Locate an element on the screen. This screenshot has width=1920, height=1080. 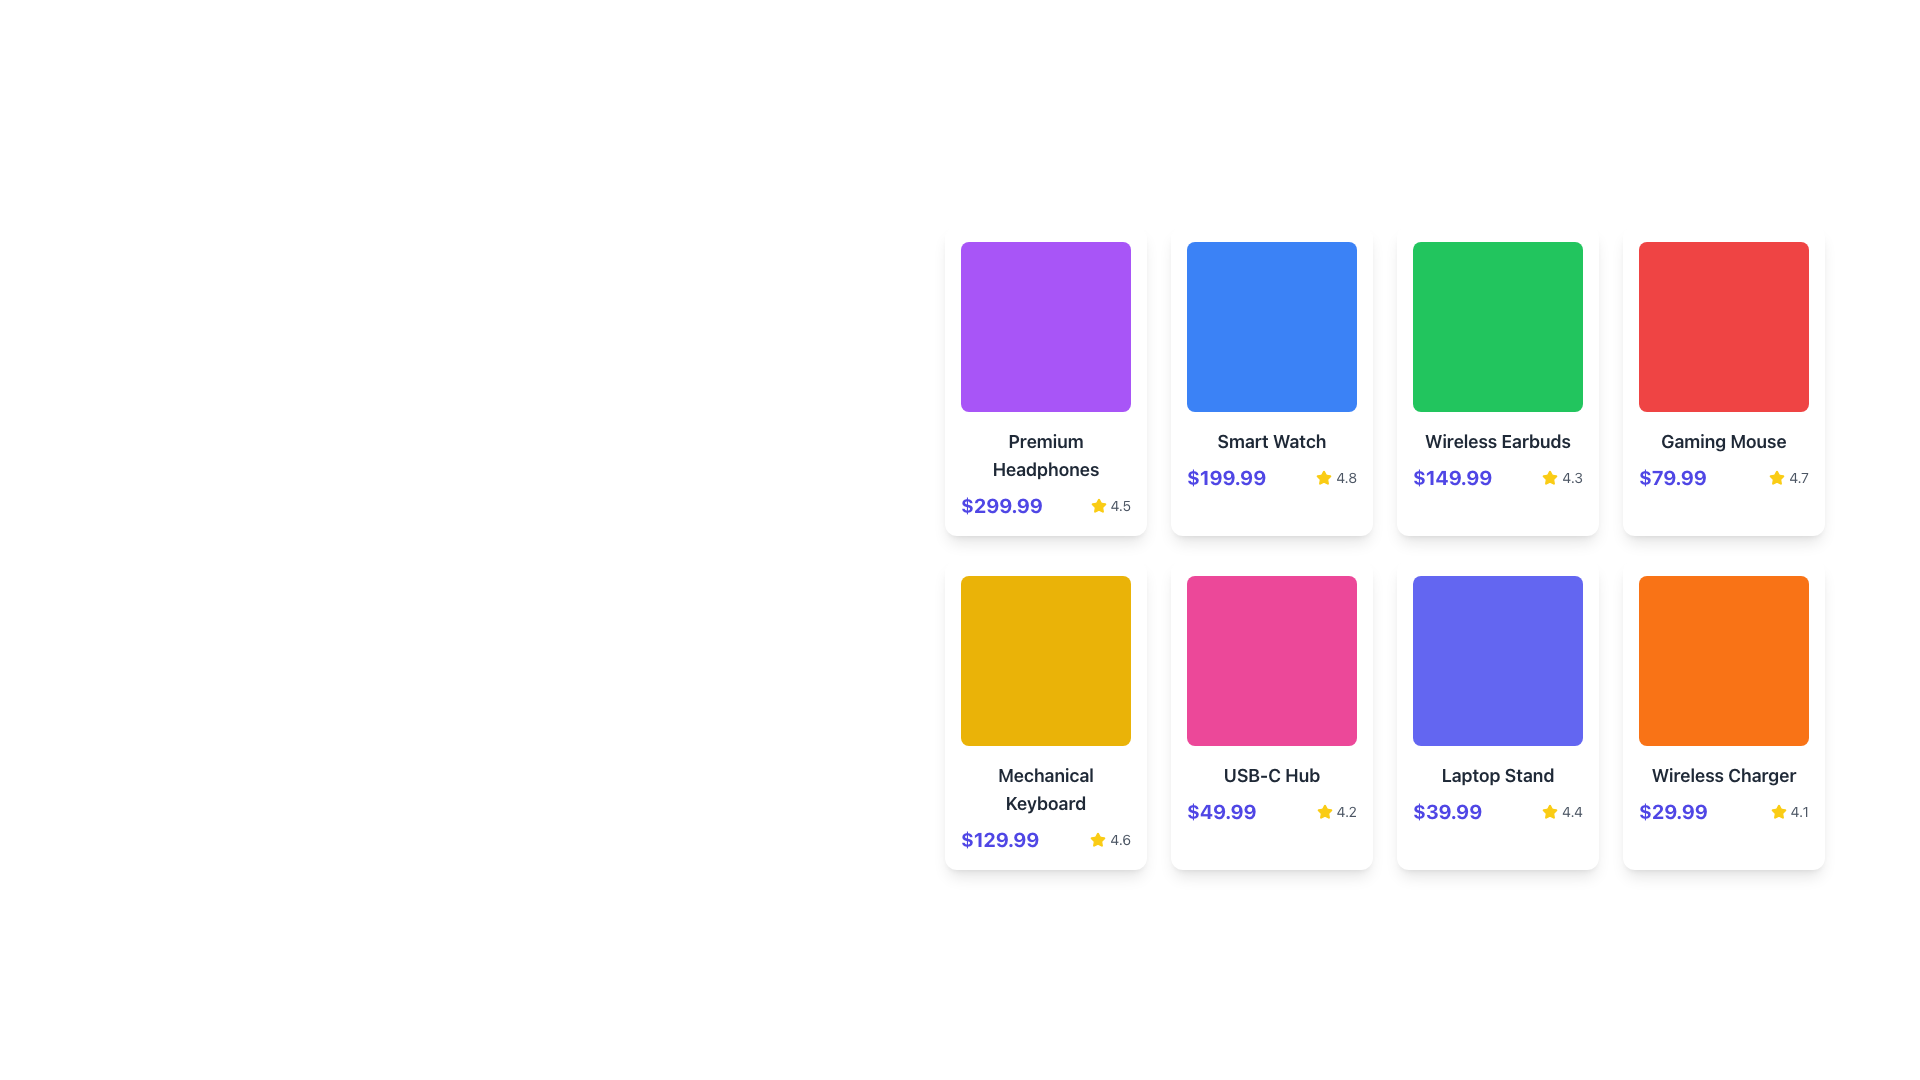
the star icon in the bottom-right corner of the rating section to interact with the rating feature for the 'Smart Watch' product is located at coordinates (1324, 477).